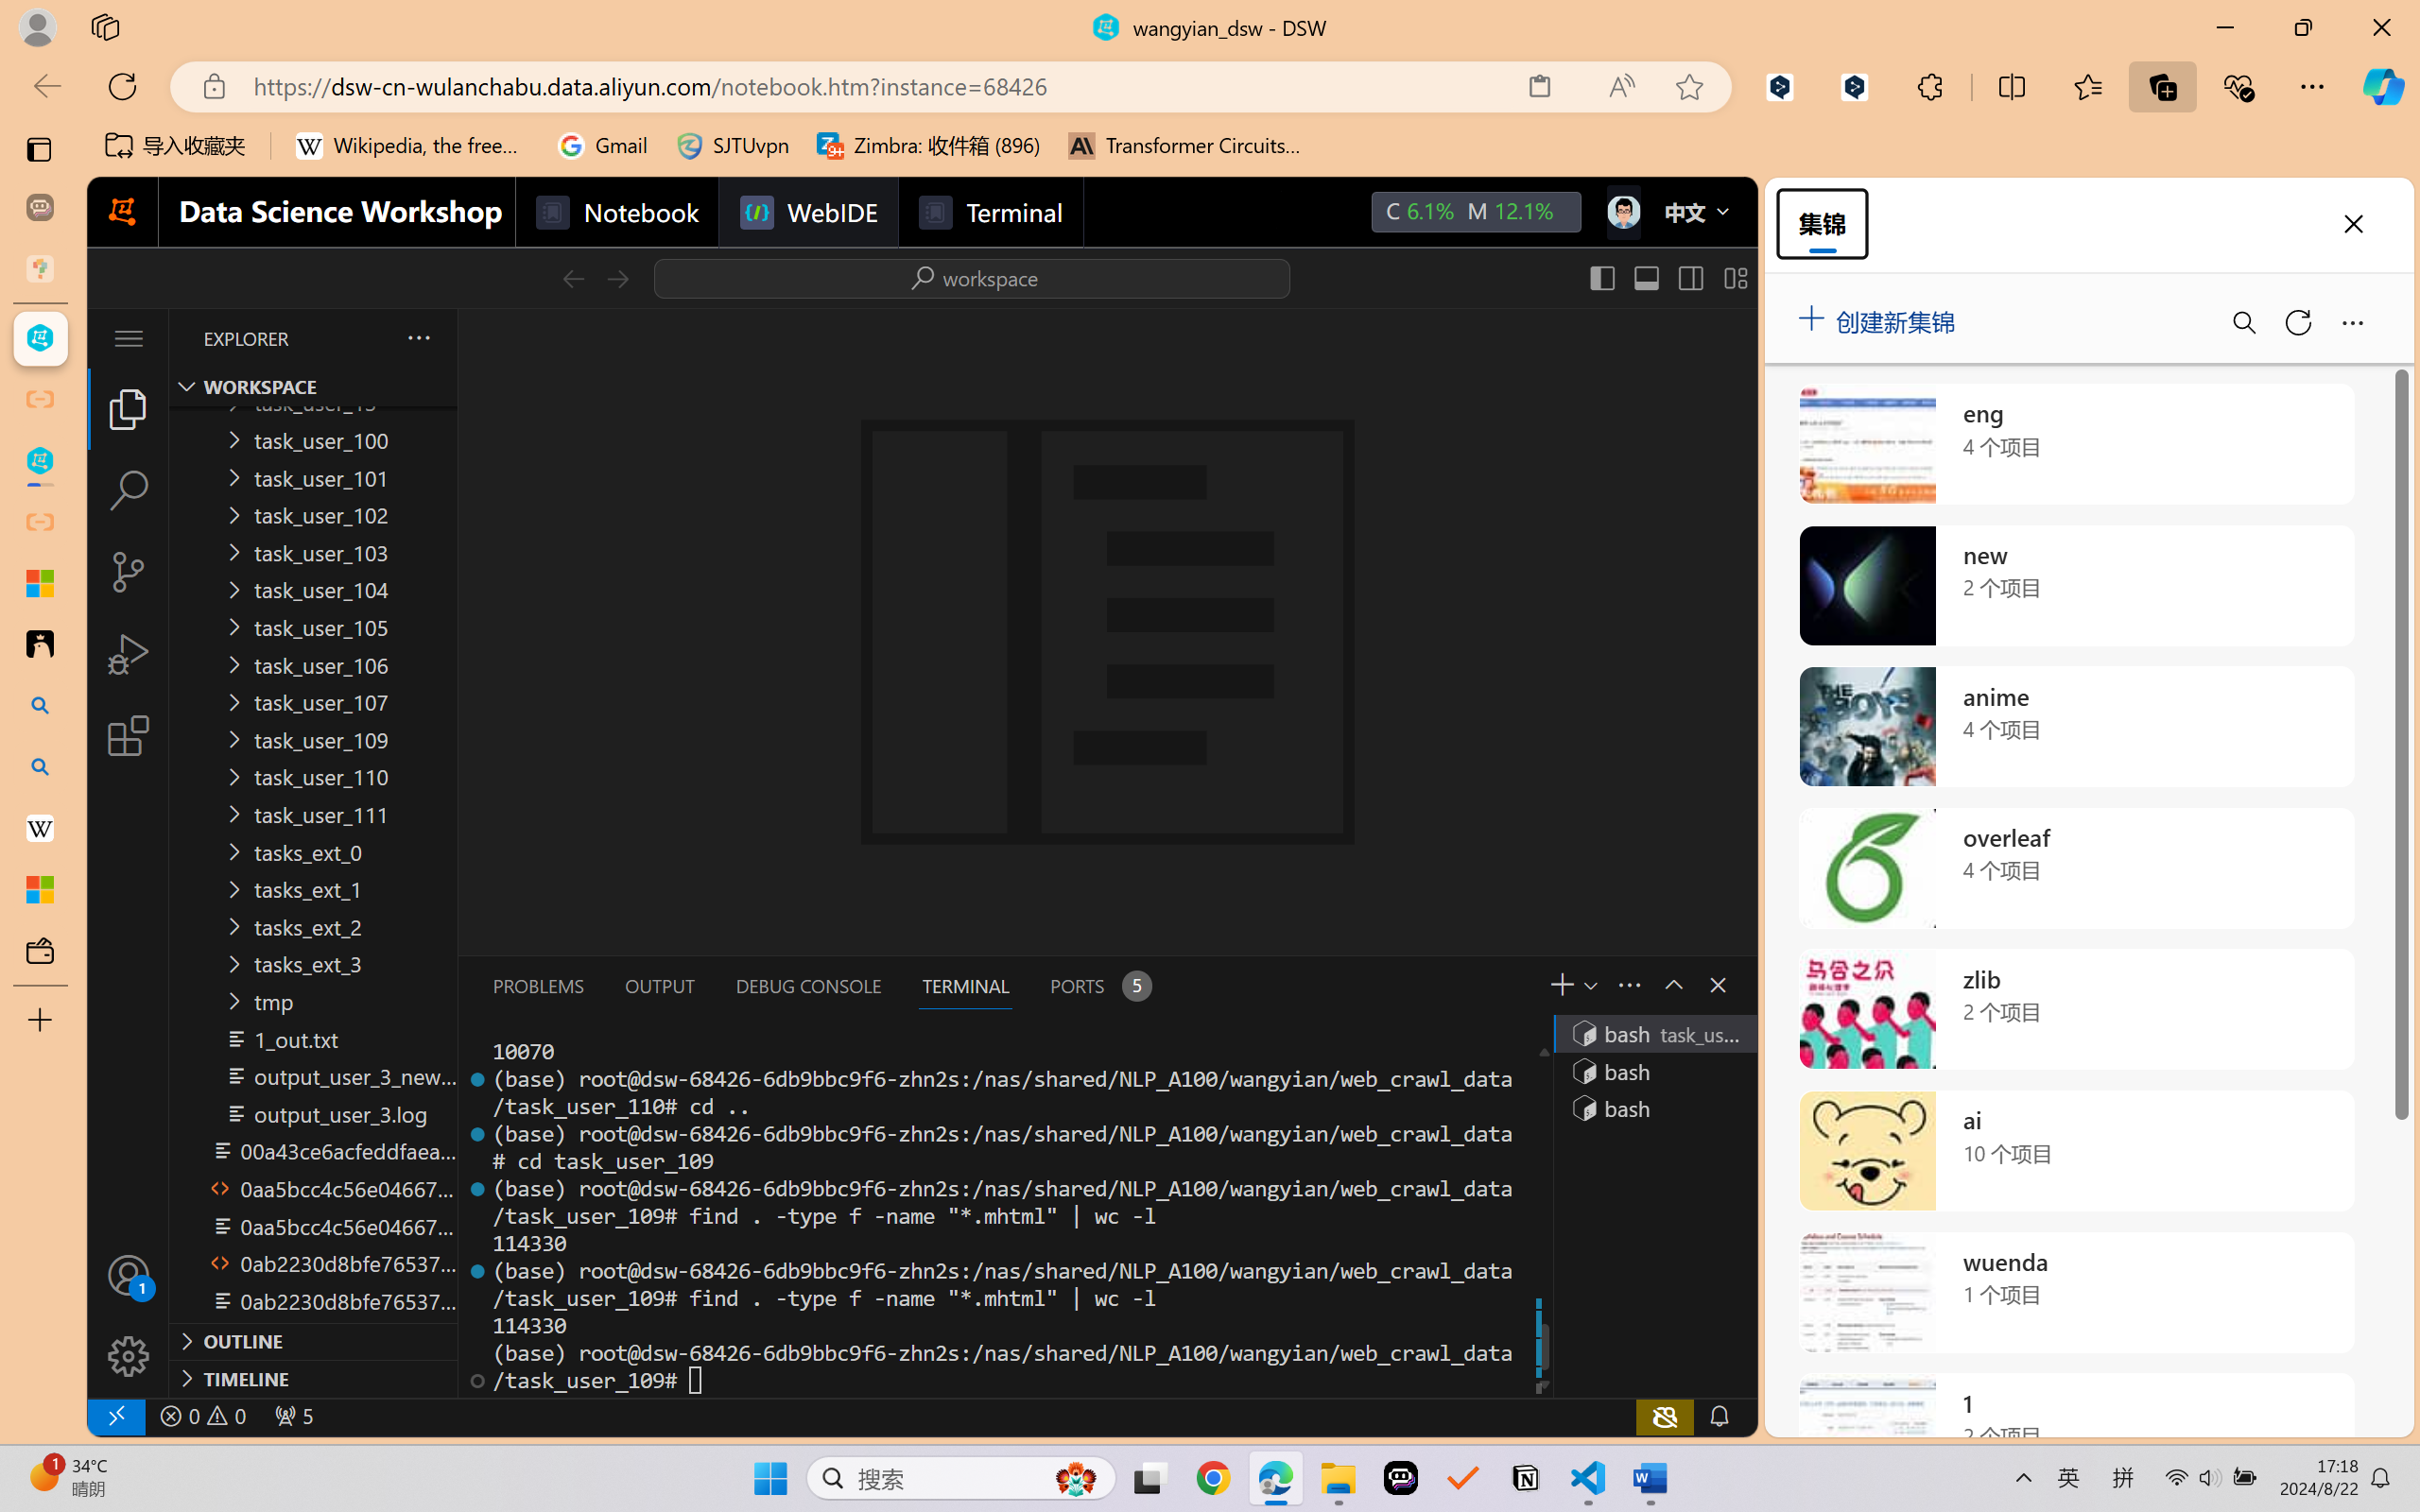  What do you see at coordinates (1718, 1415) in the screenshot?
I see `'Notifications'` at bounding box center [1718, 1415].